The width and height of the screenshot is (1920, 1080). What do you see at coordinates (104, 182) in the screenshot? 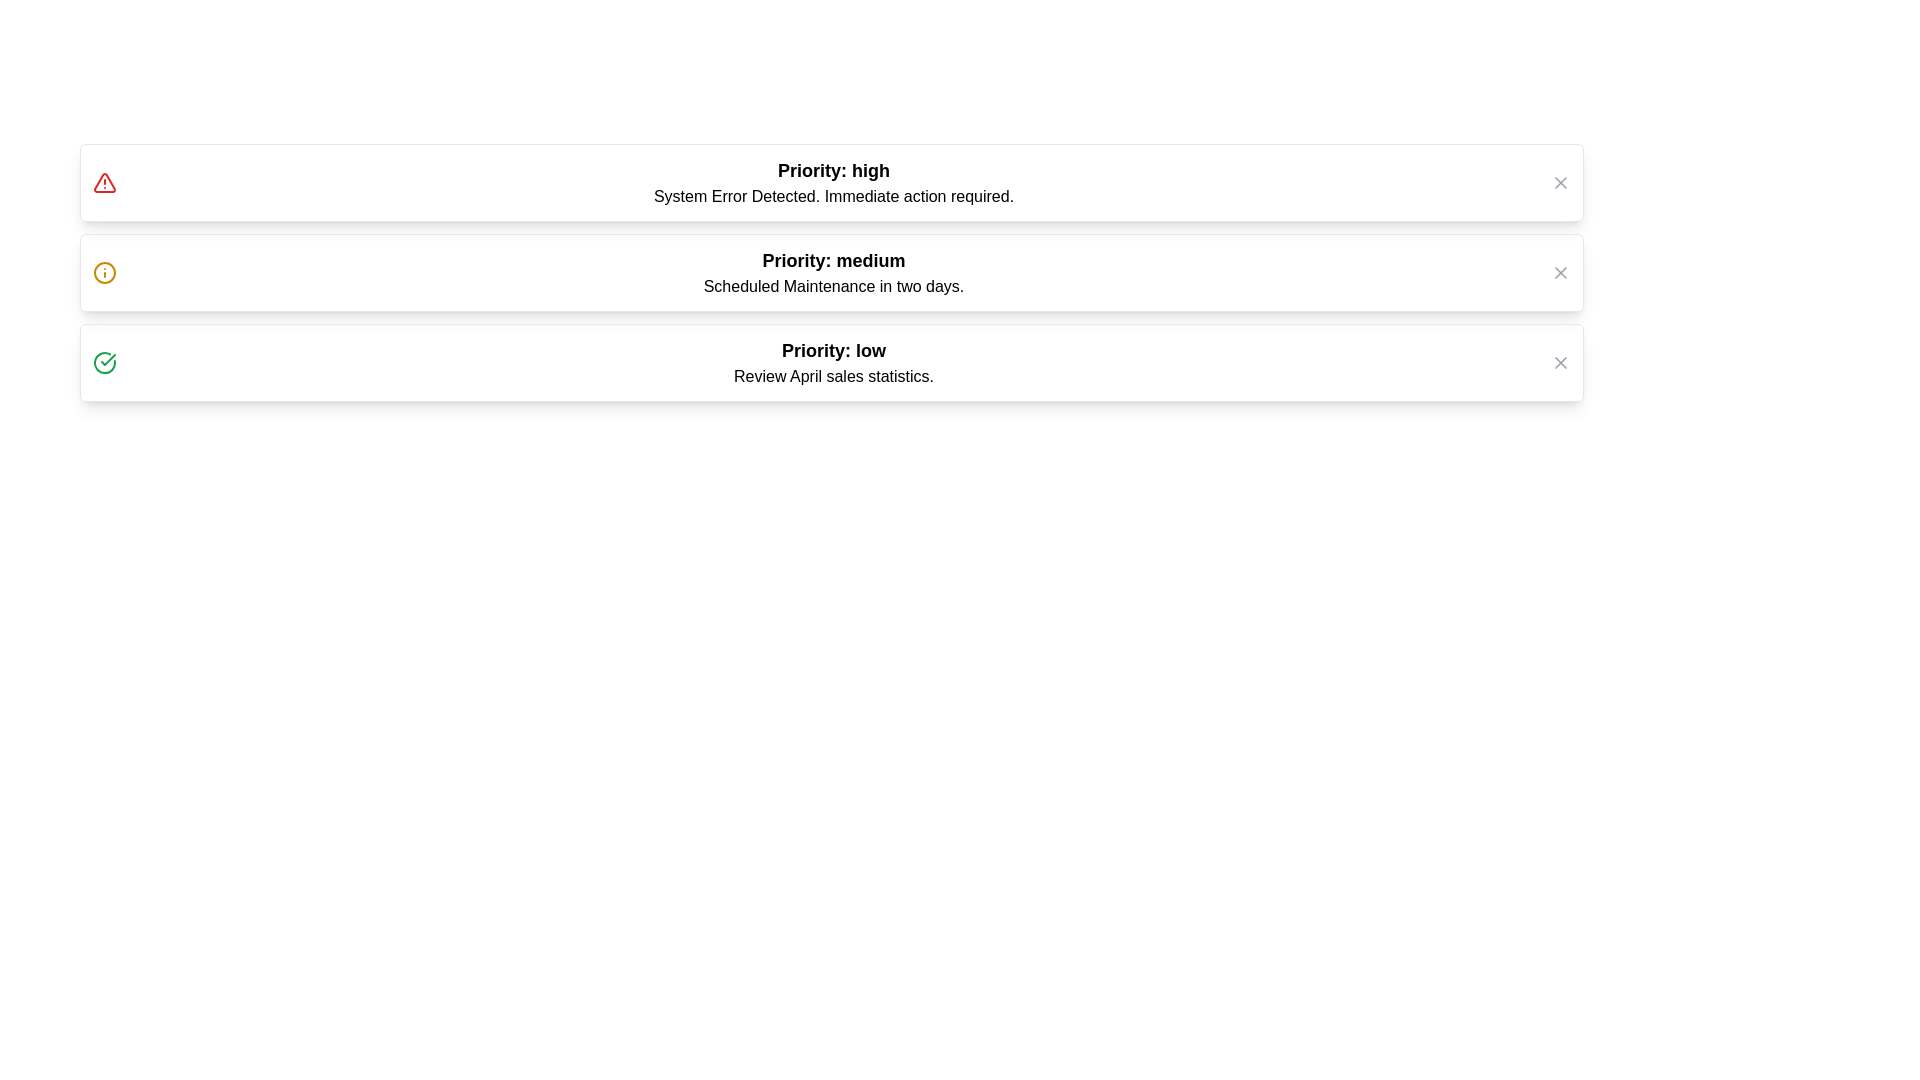
I see `the icon of the alert with priority high` at bounding box center [104, 182].